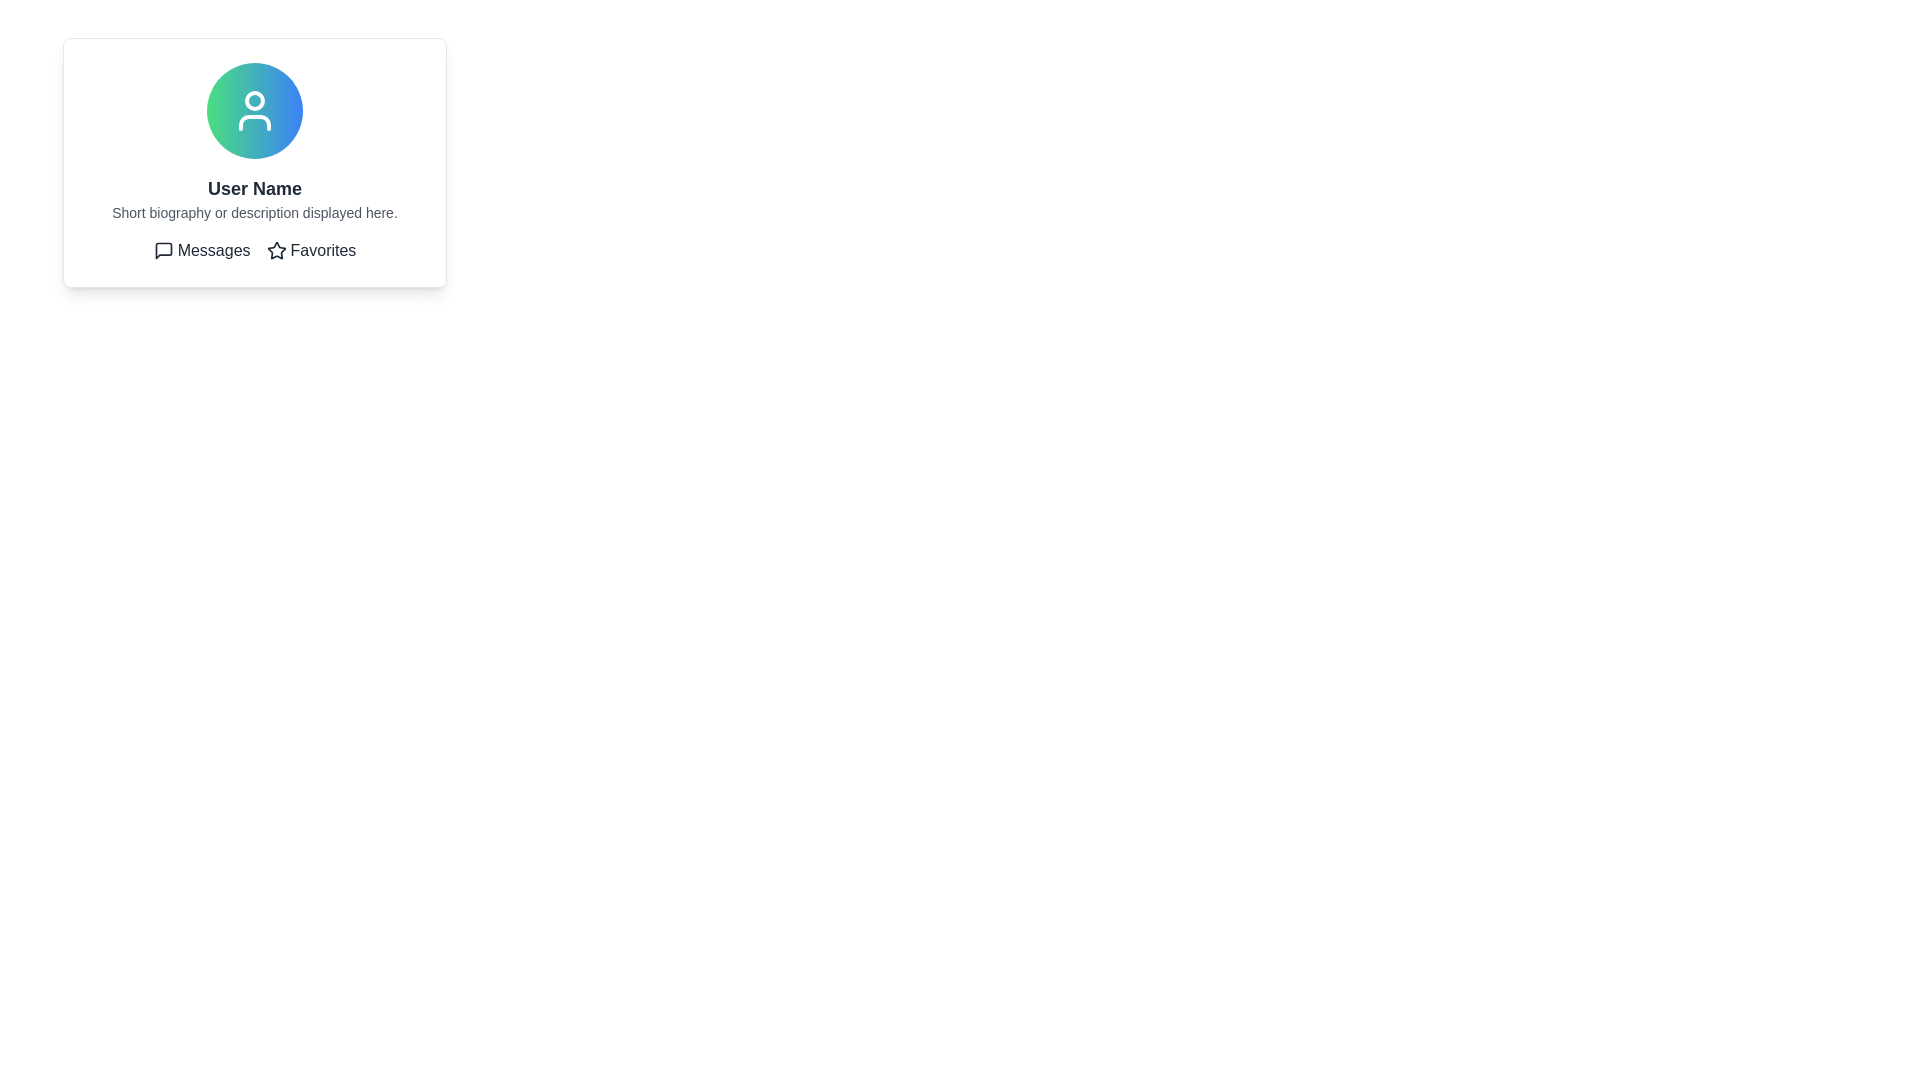 Image resolution: width=1920 pixels, height=1080 pixels. Describe the element at coordinates (163, 249) in the screenshot. I see `the chat-related icon located to the left of the 'Messages' text in the user profile card's options row` at that location.